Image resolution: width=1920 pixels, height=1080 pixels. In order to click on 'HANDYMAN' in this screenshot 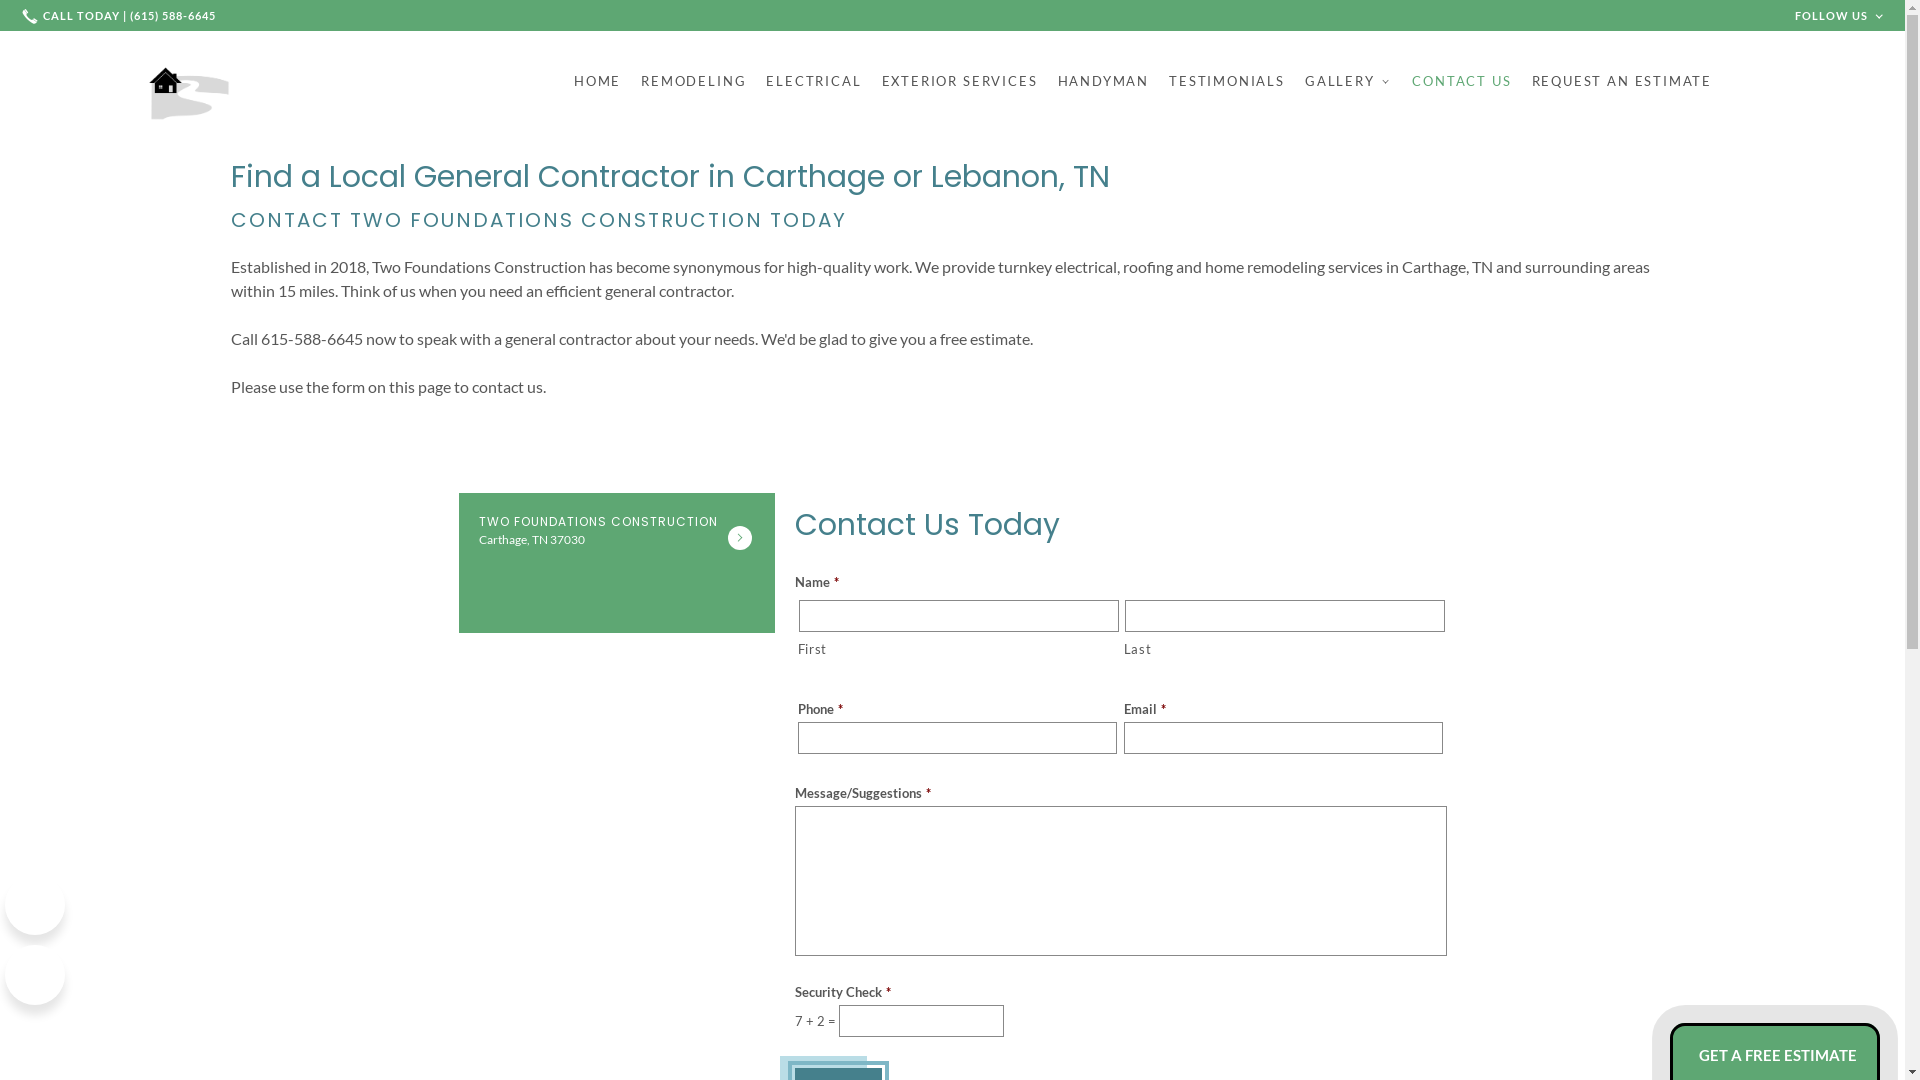, I will do `click(1056, 80)`.